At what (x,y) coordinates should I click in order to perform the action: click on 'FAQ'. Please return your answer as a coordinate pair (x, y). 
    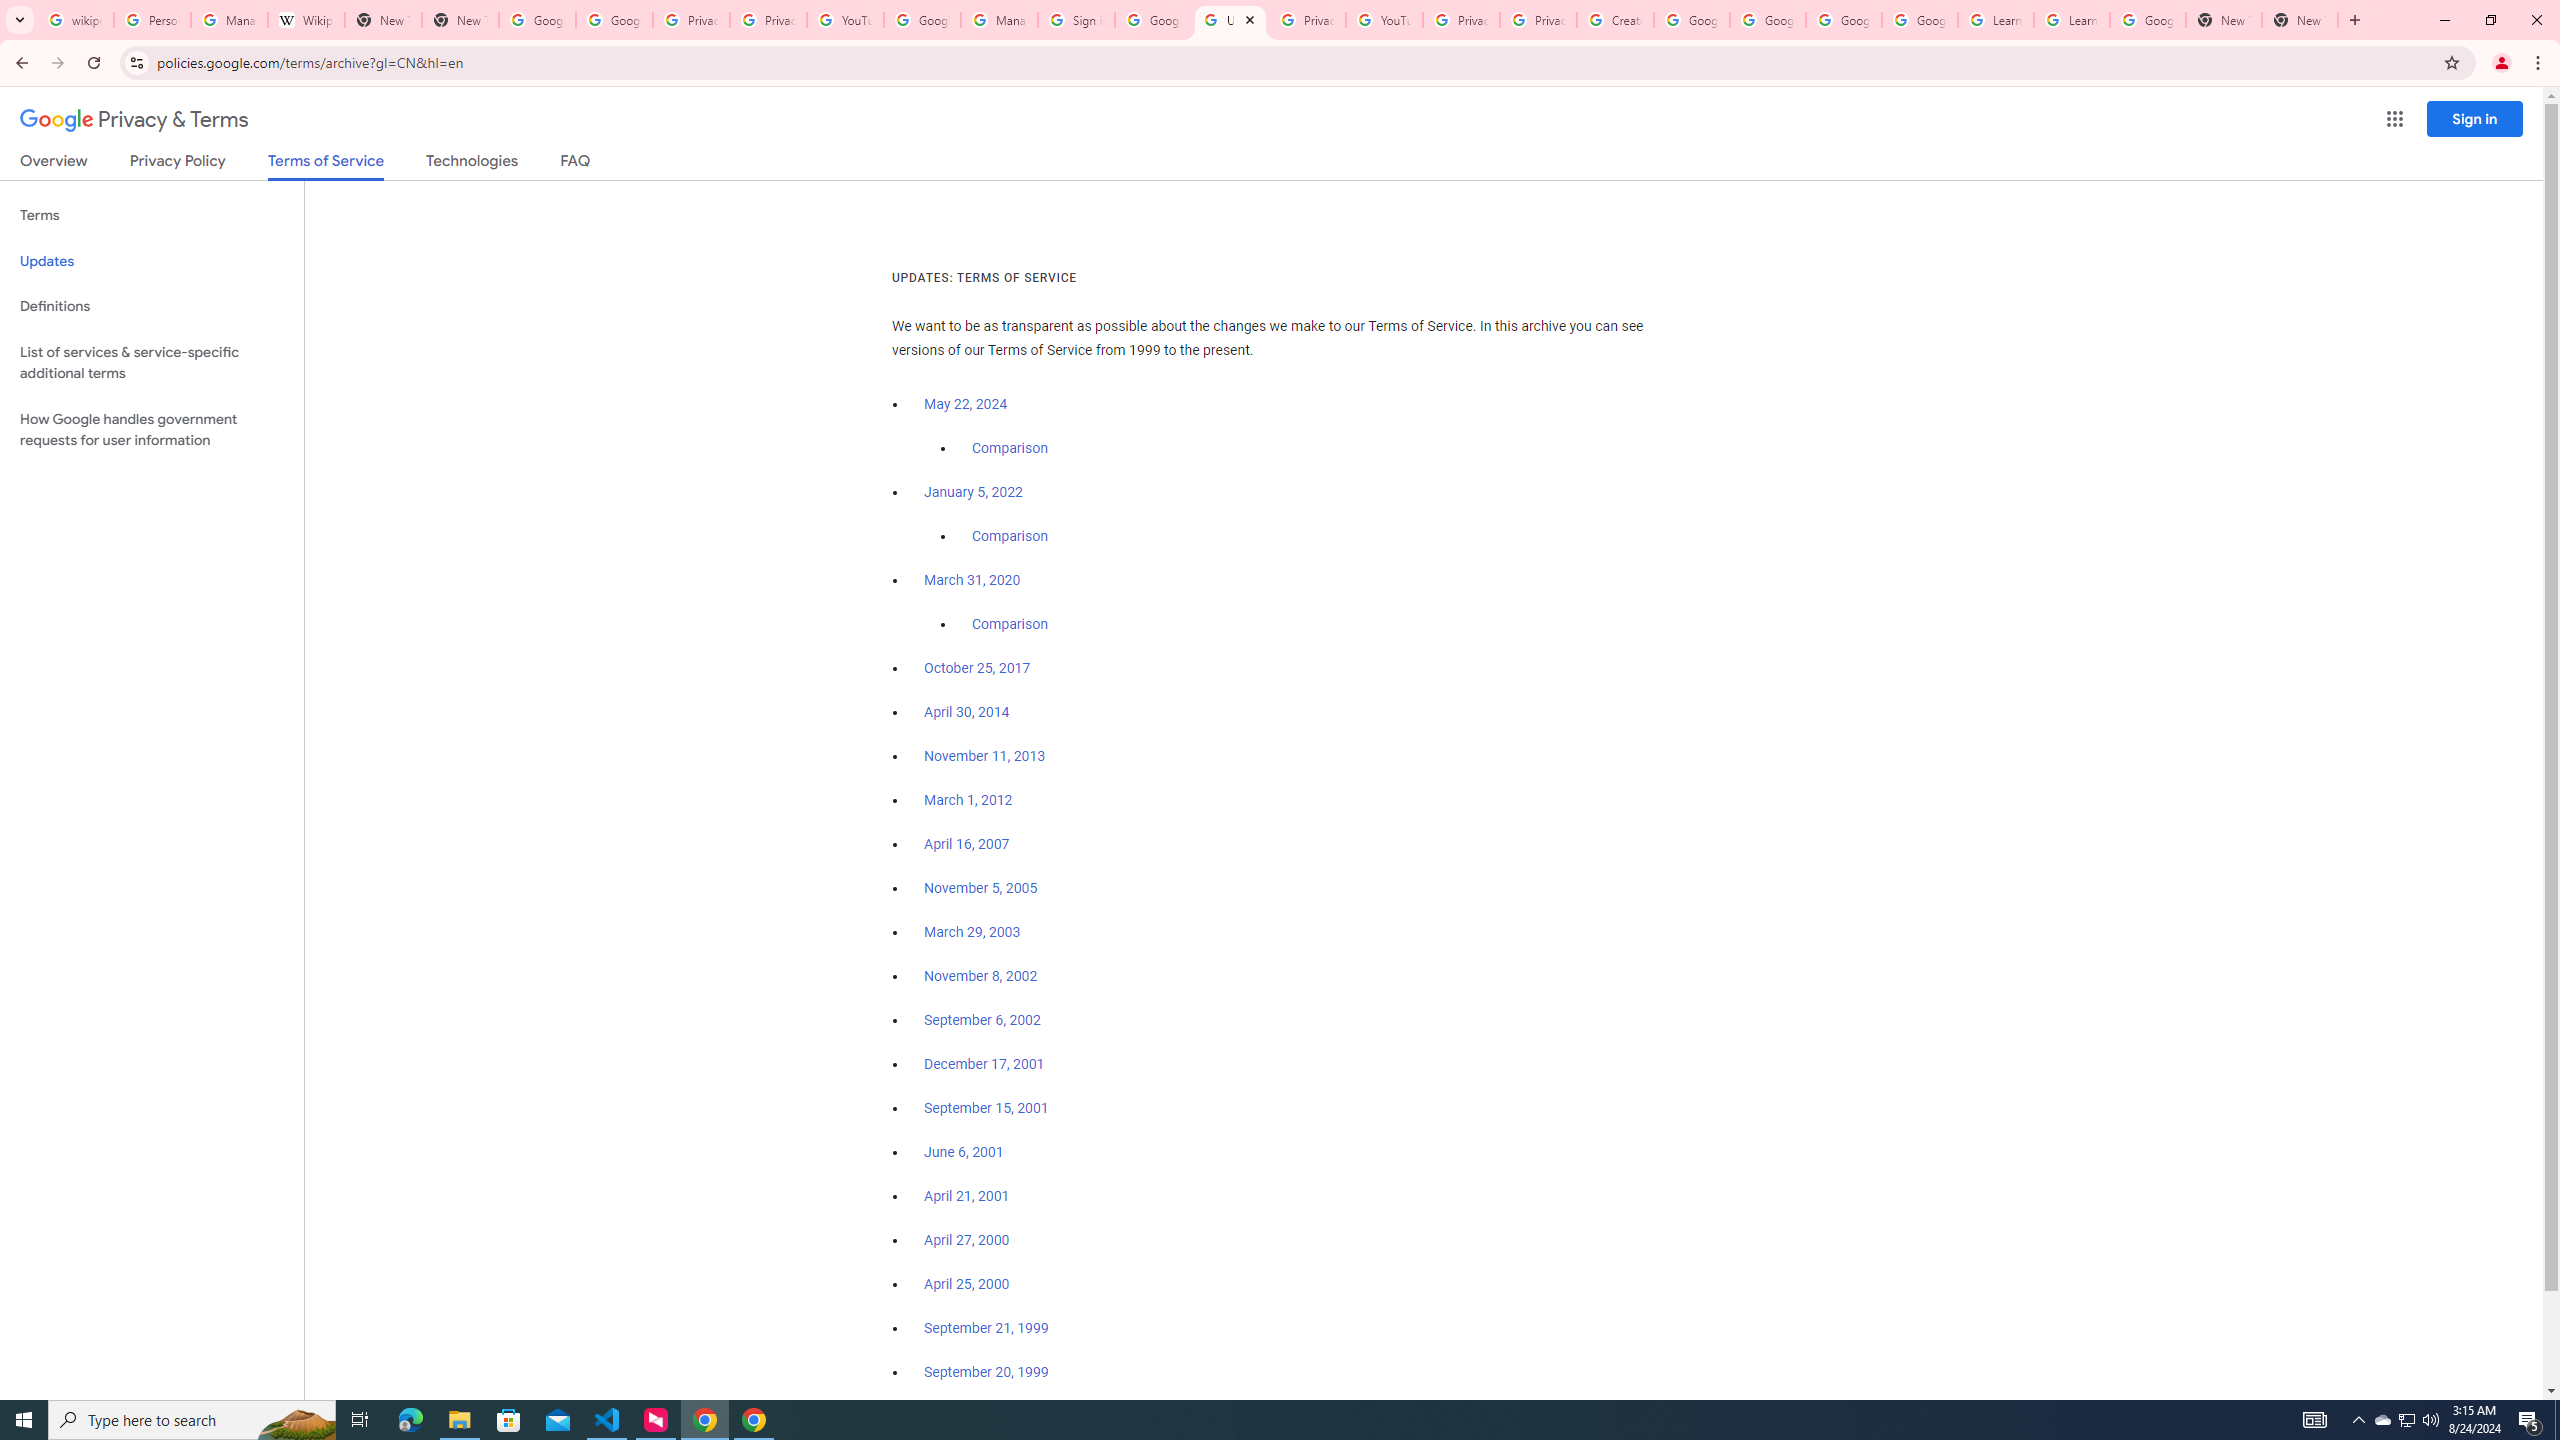
    Looking at the image, I should click on (575, 164).